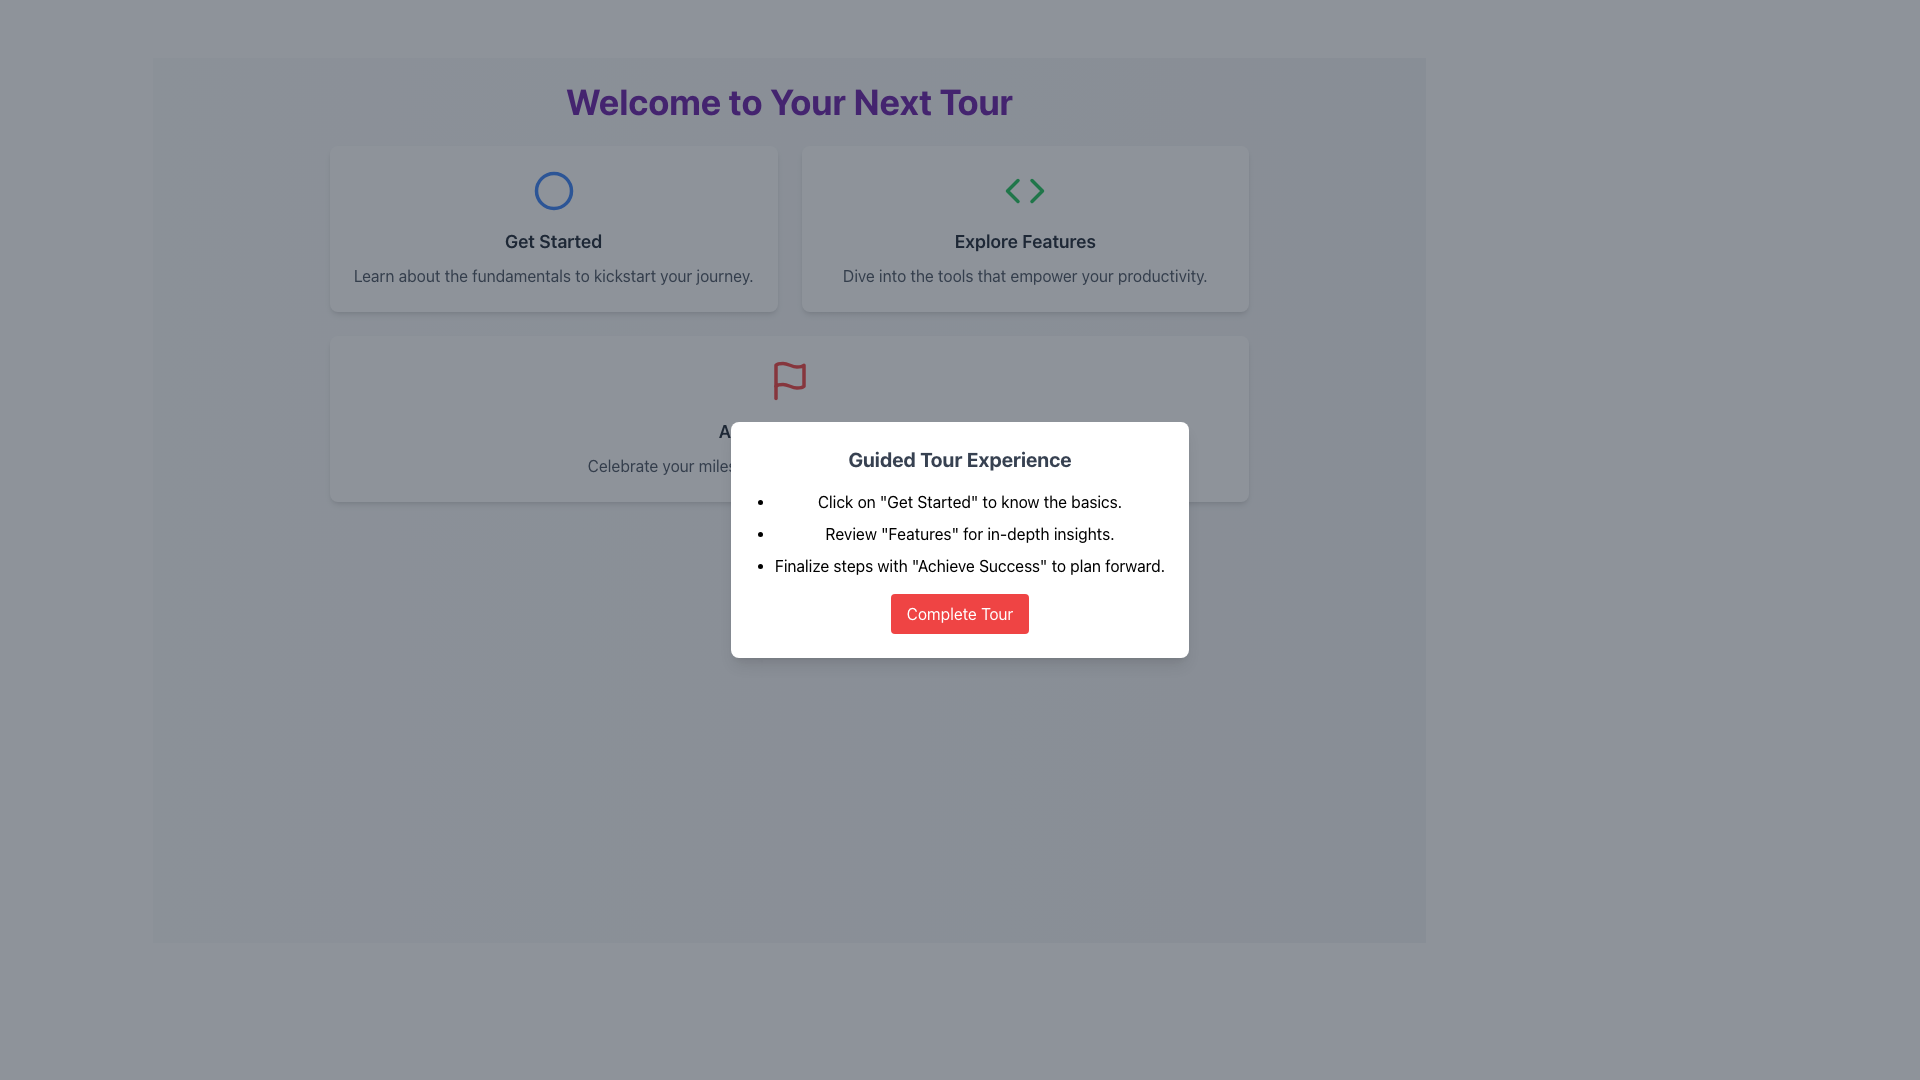  Describe the element at coordinates (969, 566) in the screenshot. I see `the third item in the bulleted list that provides final steps to achieve success, located above the 'Complete Tour' button in the popup dialog box` at that location.